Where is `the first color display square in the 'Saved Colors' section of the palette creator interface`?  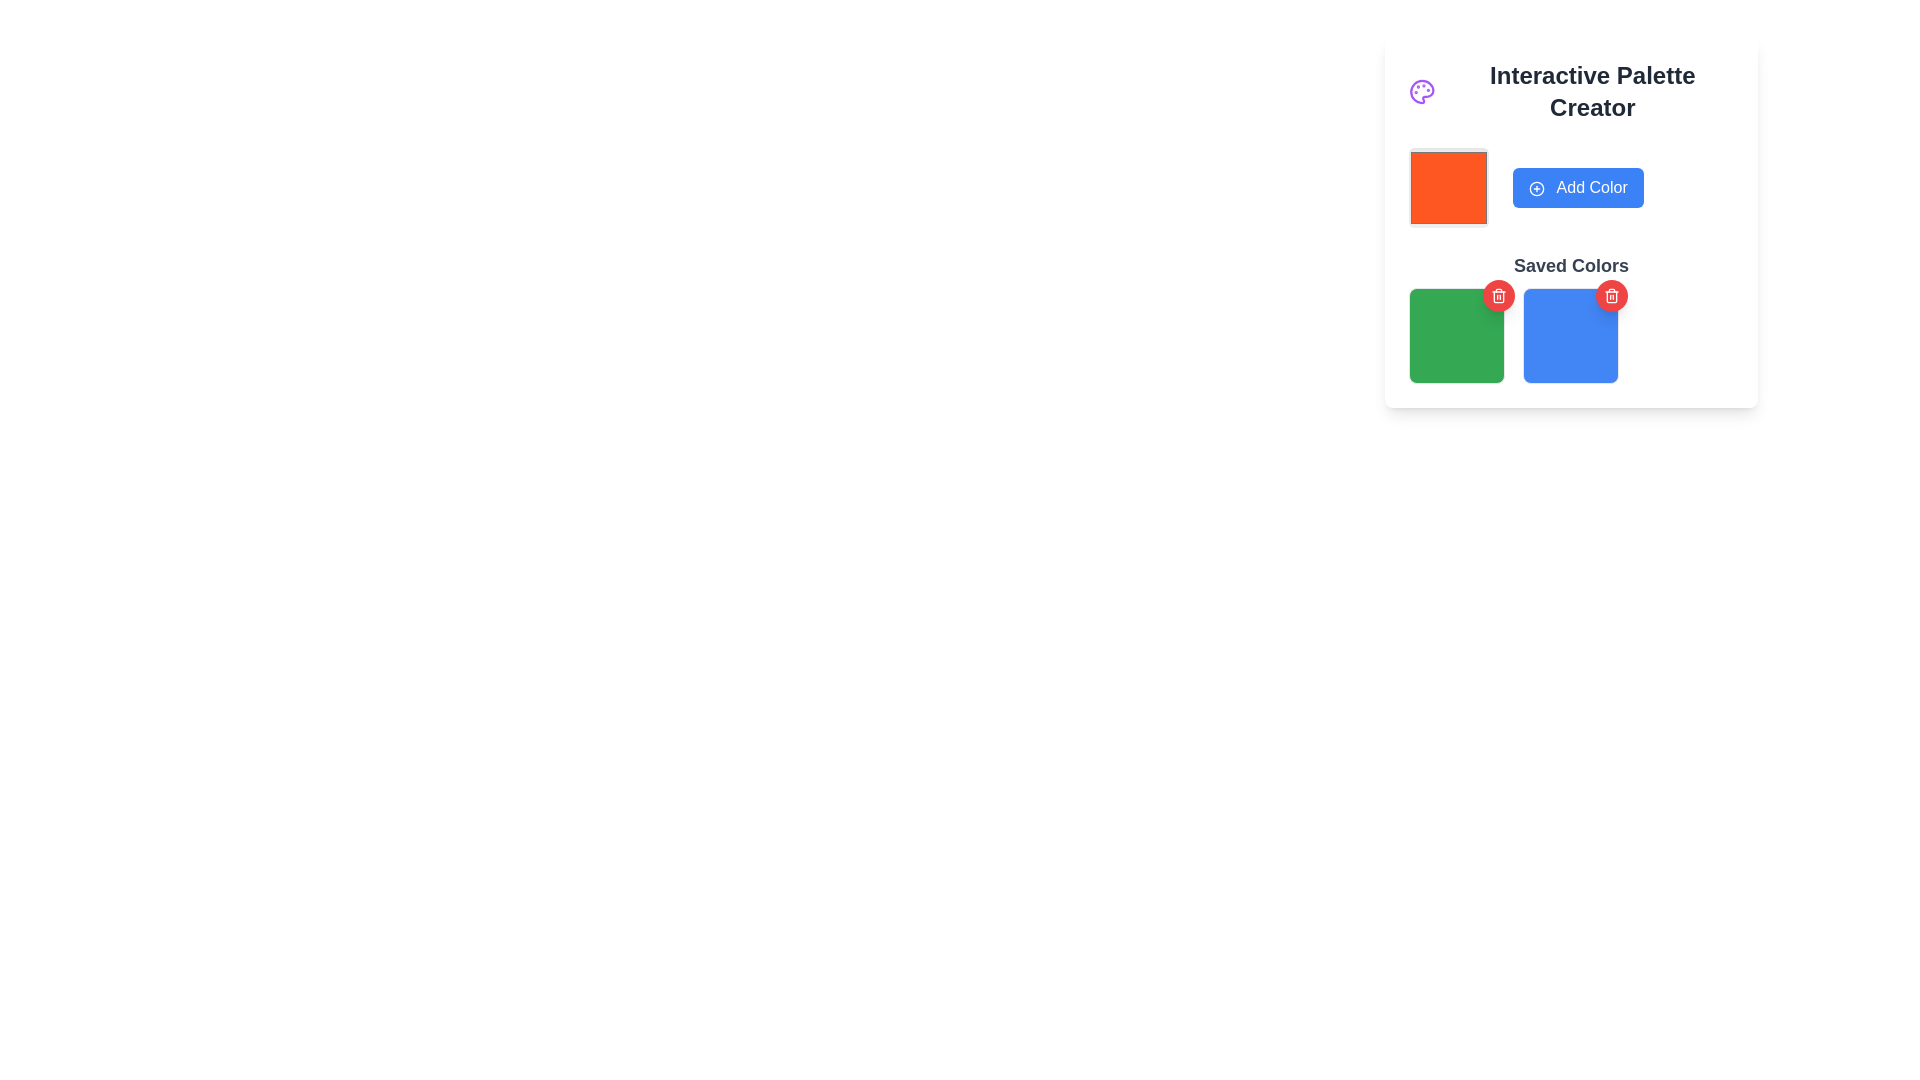 the first color display square in the 'Saved Colors' section of the palette creator interface is located at coordinates (1457, 334).